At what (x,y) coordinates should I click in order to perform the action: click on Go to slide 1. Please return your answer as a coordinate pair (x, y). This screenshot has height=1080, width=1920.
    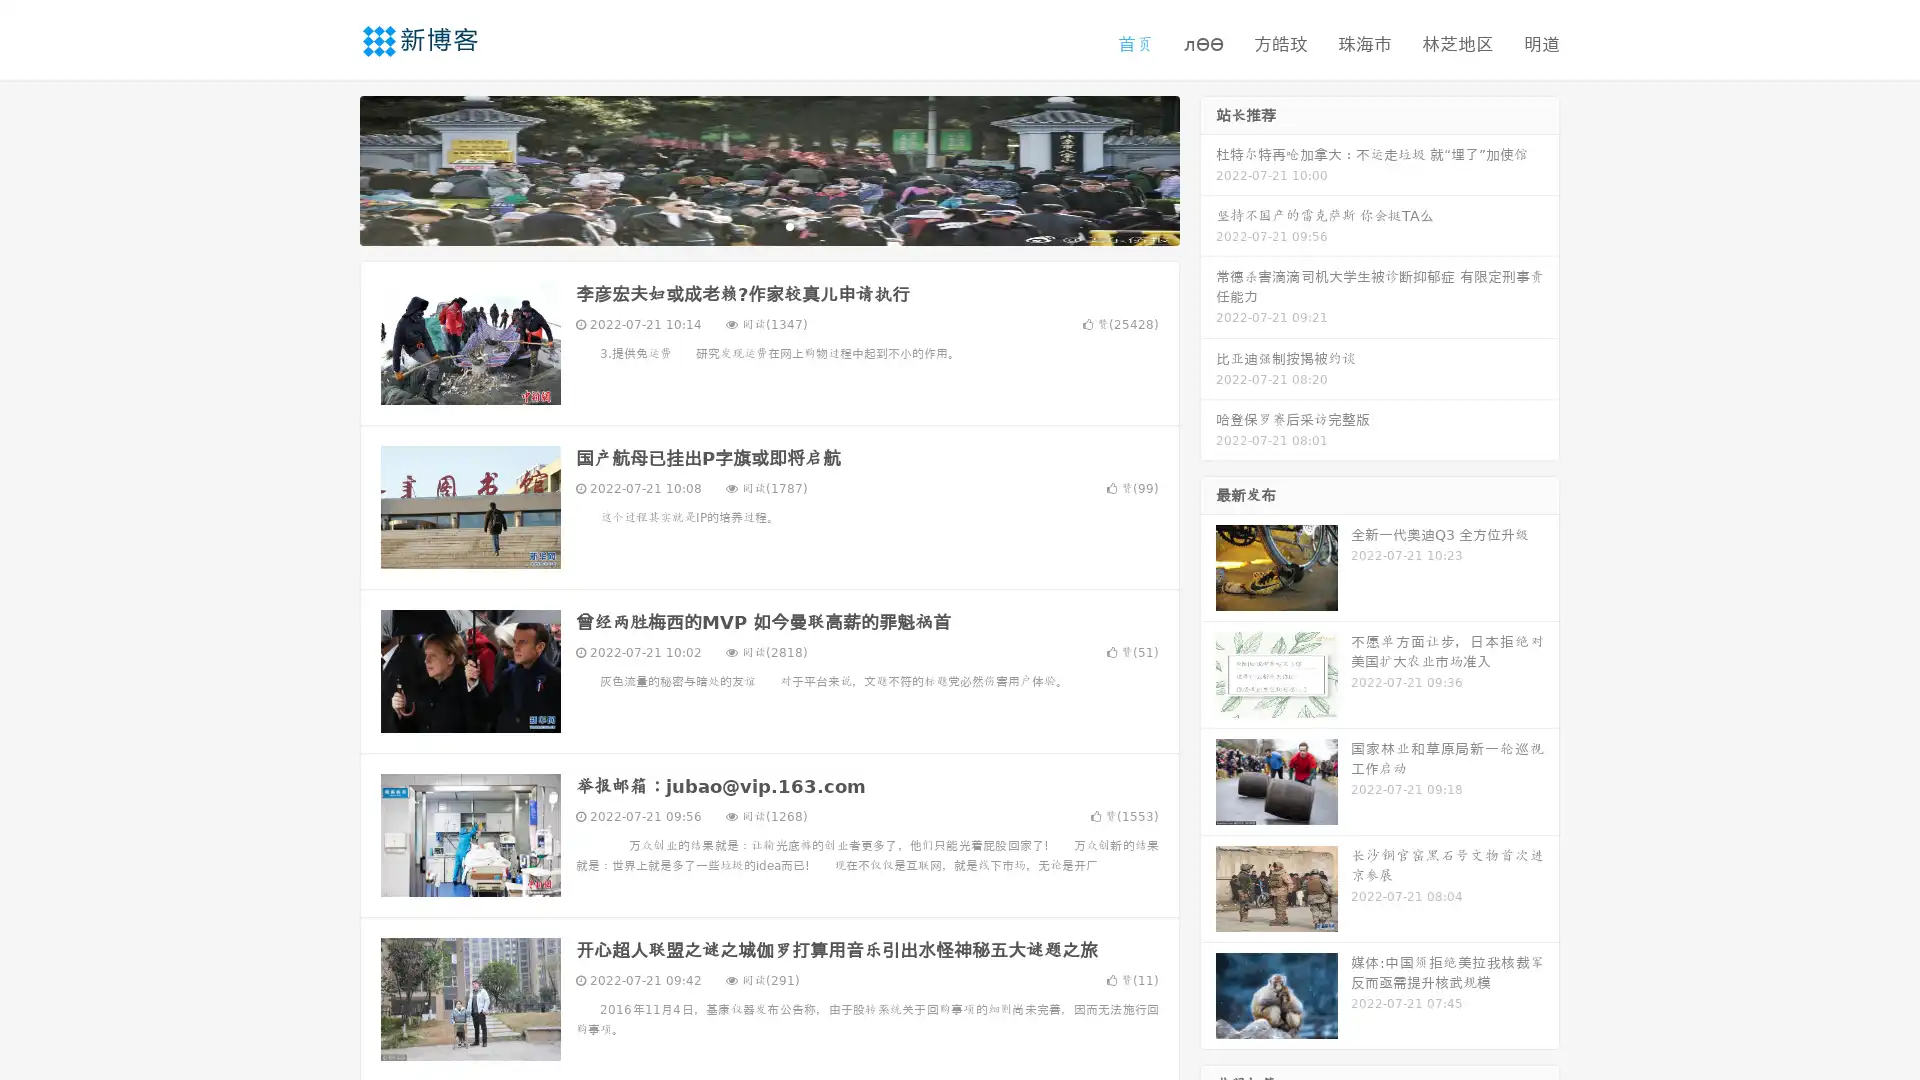
    Looking at the image, I should click on (748, 225).